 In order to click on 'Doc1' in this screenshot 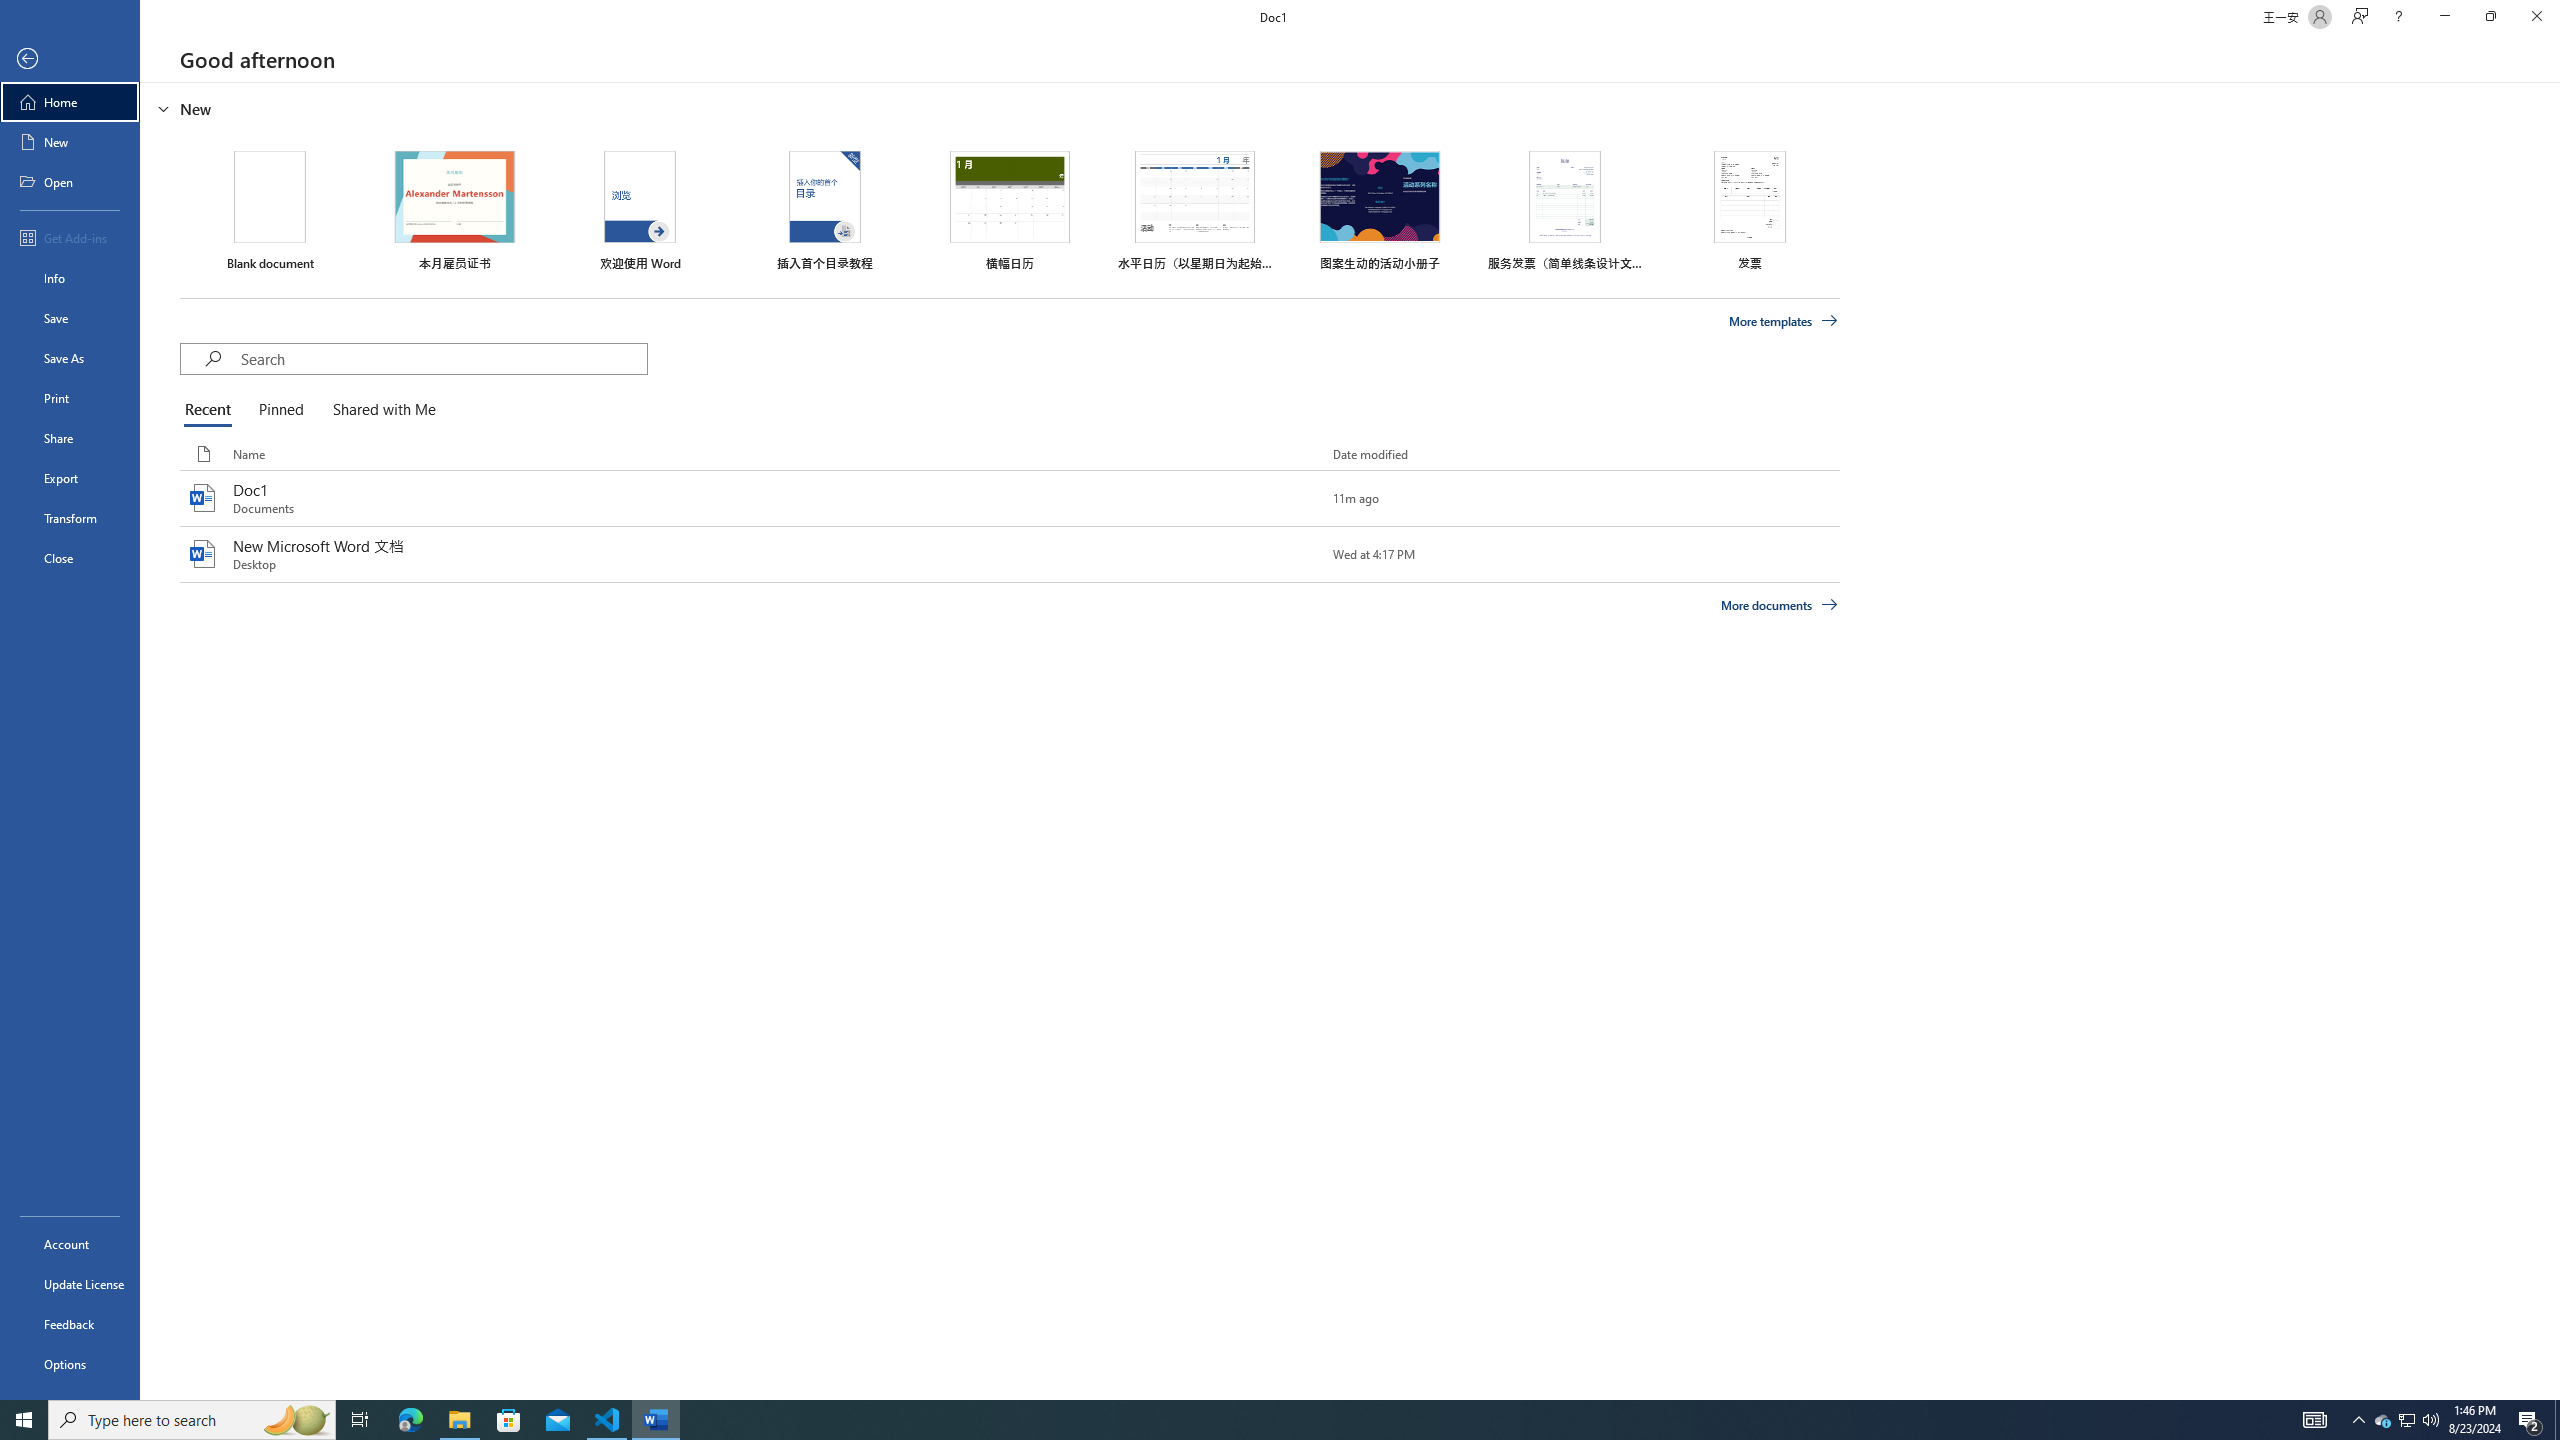, I will do `click(1008, 497)`.